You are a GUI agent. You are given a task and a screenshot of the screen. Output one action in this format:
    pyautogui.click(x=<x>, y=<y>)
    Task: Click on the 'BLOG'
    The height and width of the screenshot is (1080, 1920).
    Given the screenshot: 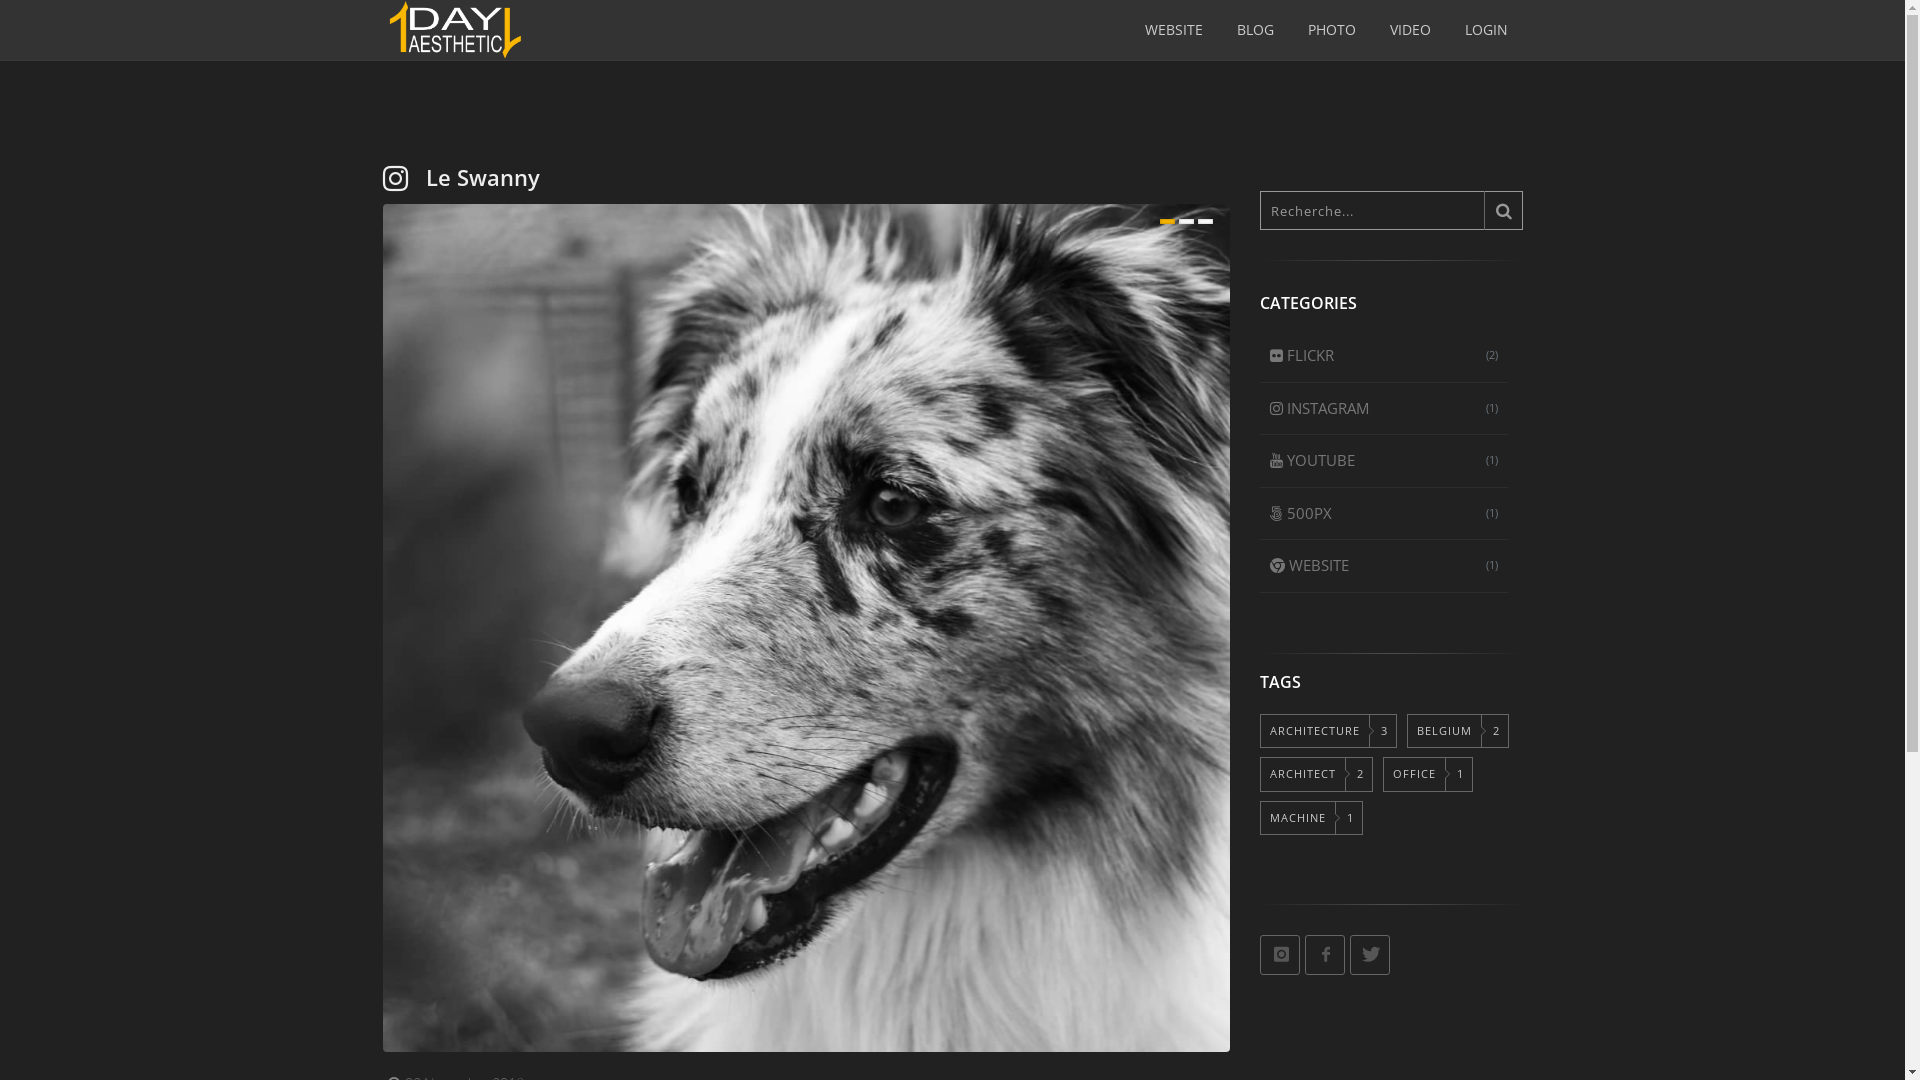 What is the action you would take?
    pyautogui.click(x=1221, y=30)
    